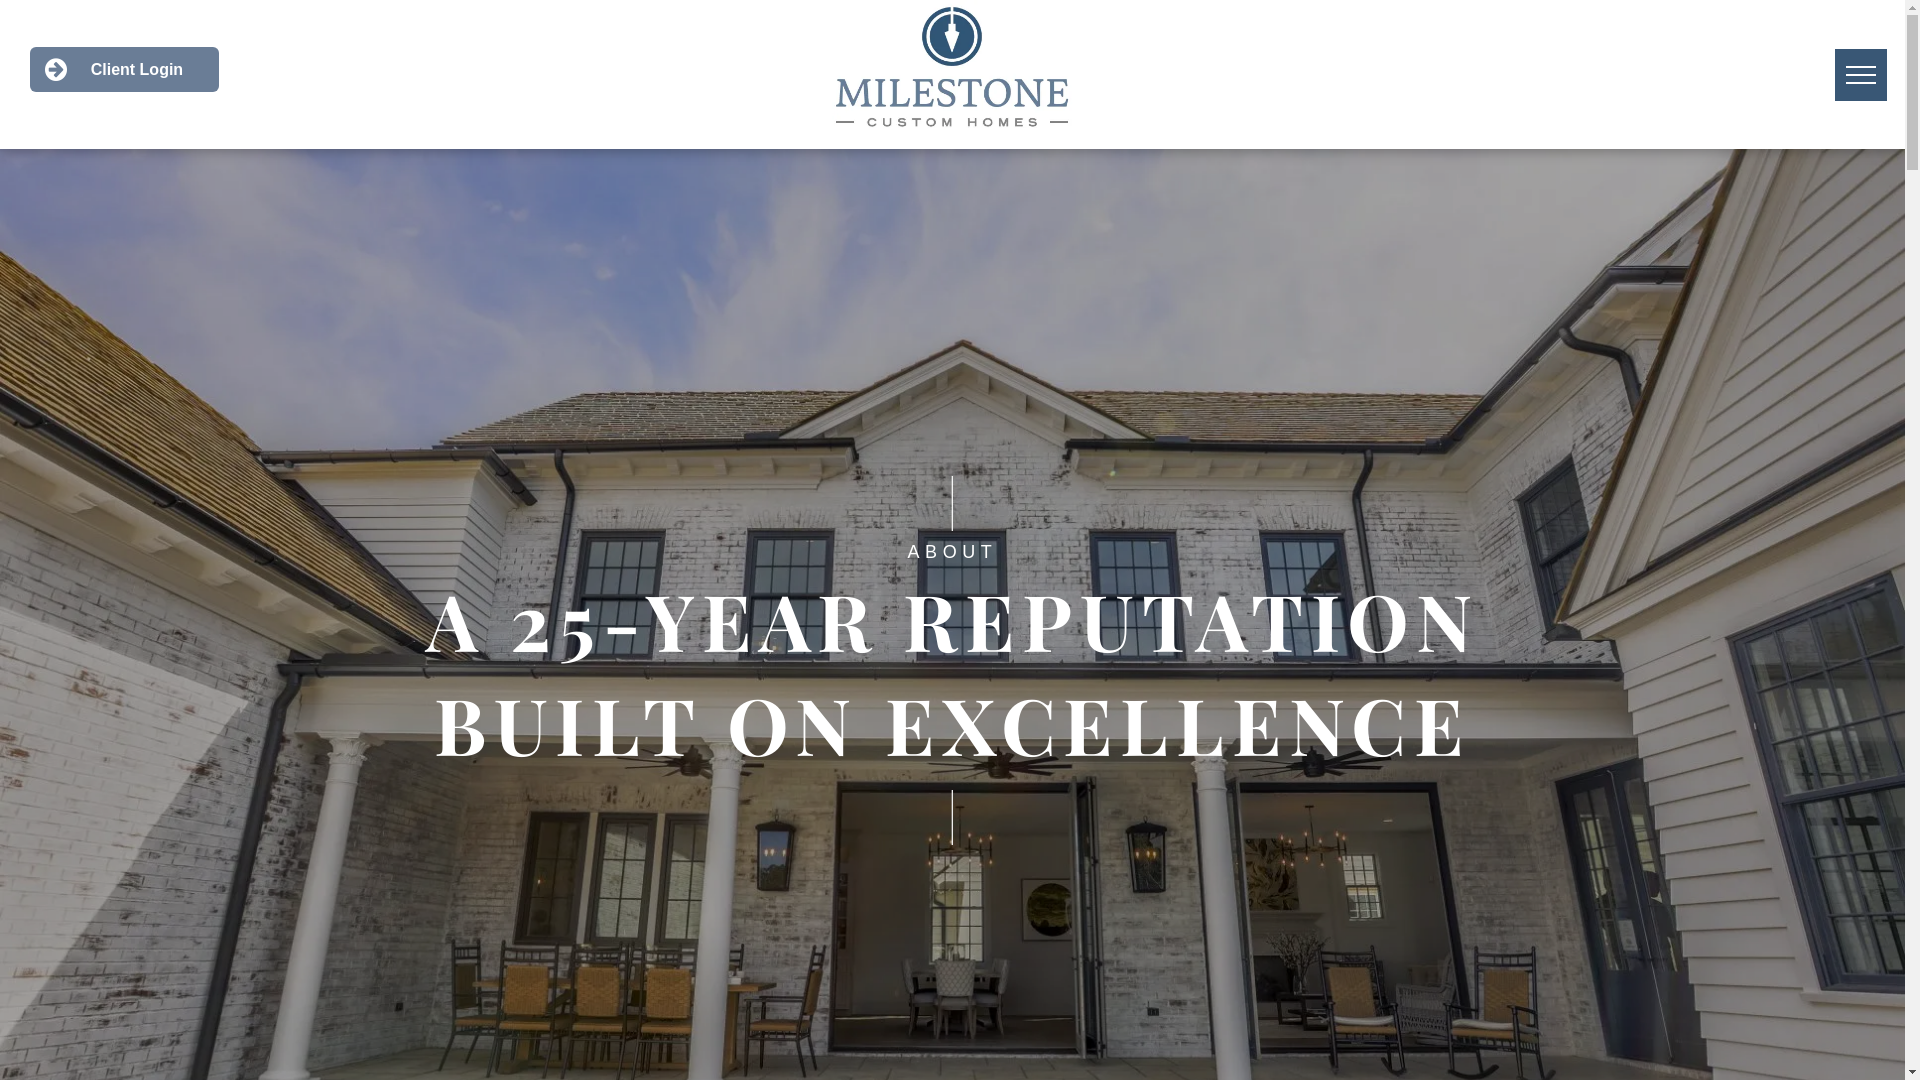 This screenshot has width=1920, height=1080. I want to click on 'Client Login', so click(29, 68).